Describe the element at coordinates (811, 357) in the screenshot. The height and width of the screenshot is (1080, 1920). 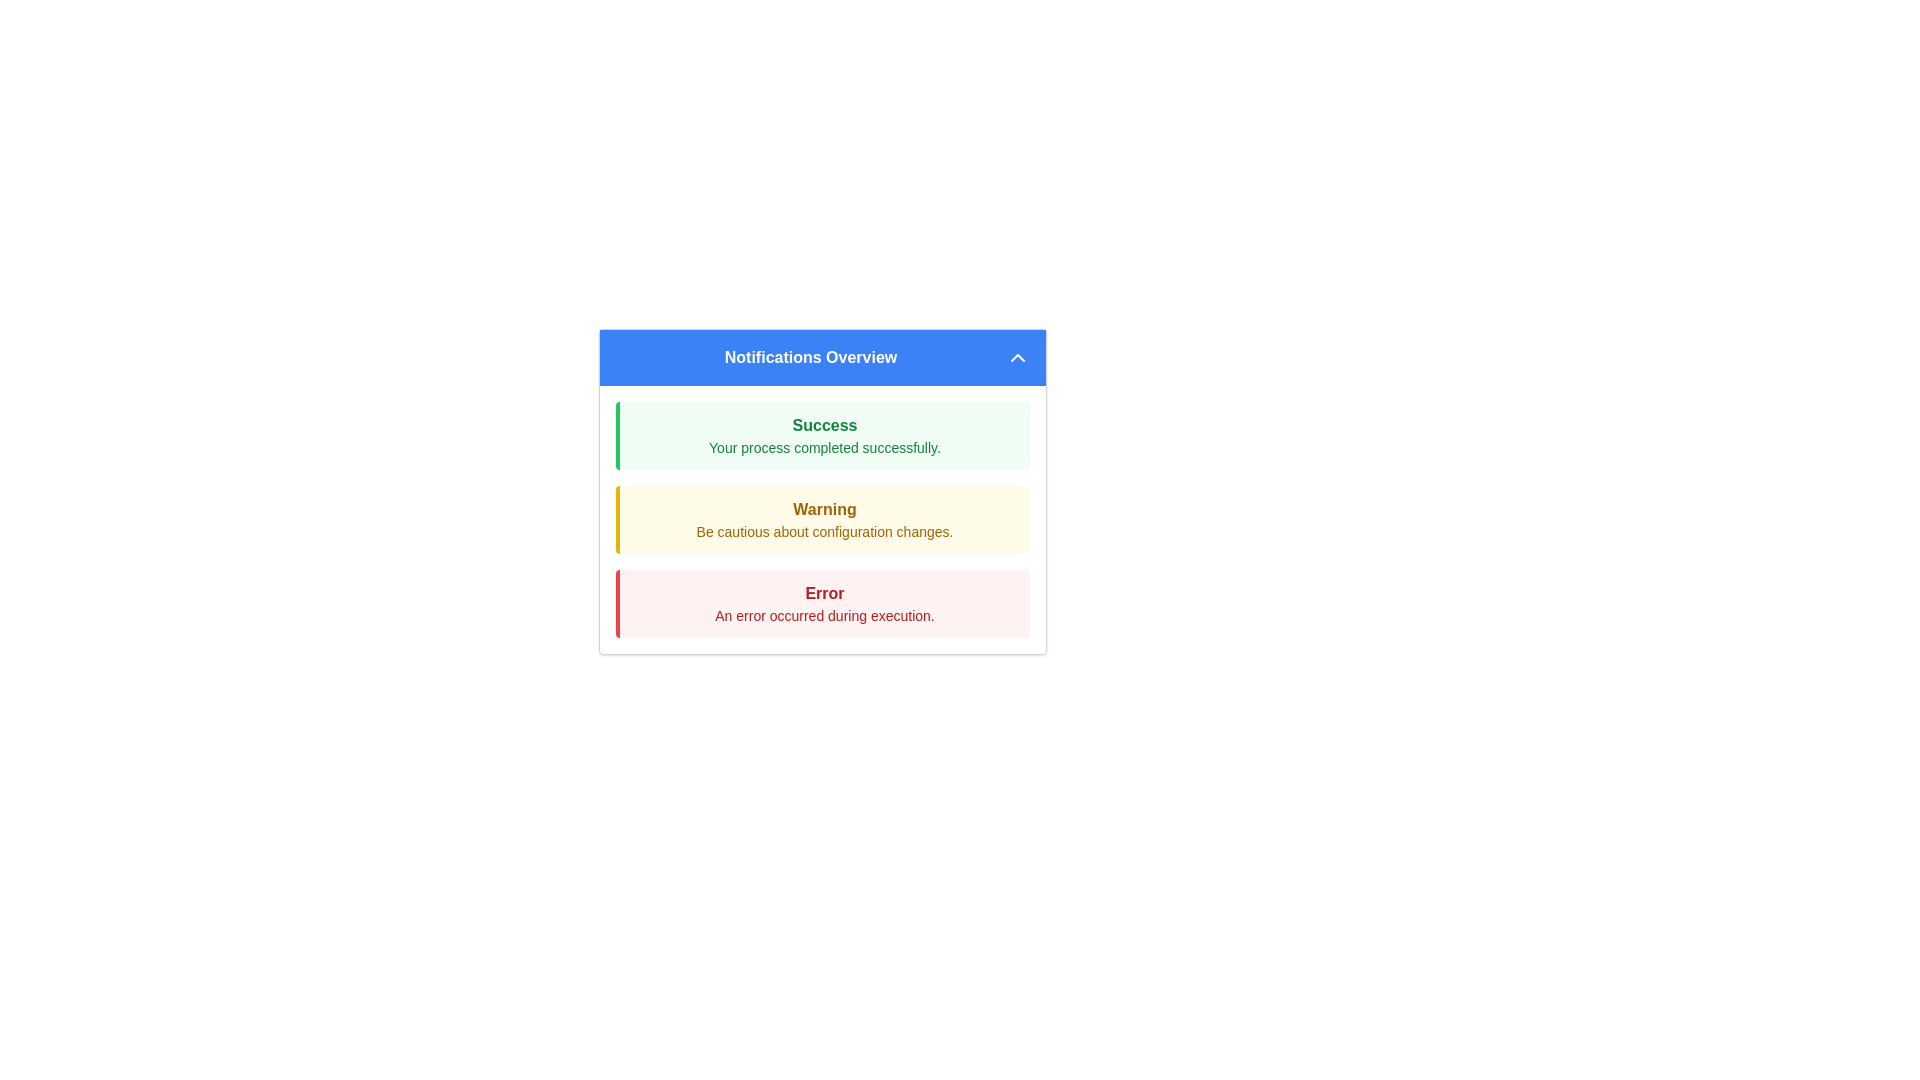
I see `the Text Label displaying 'Notifications Overview' with a blue background and white text, located at the top of the notification box` at that location.